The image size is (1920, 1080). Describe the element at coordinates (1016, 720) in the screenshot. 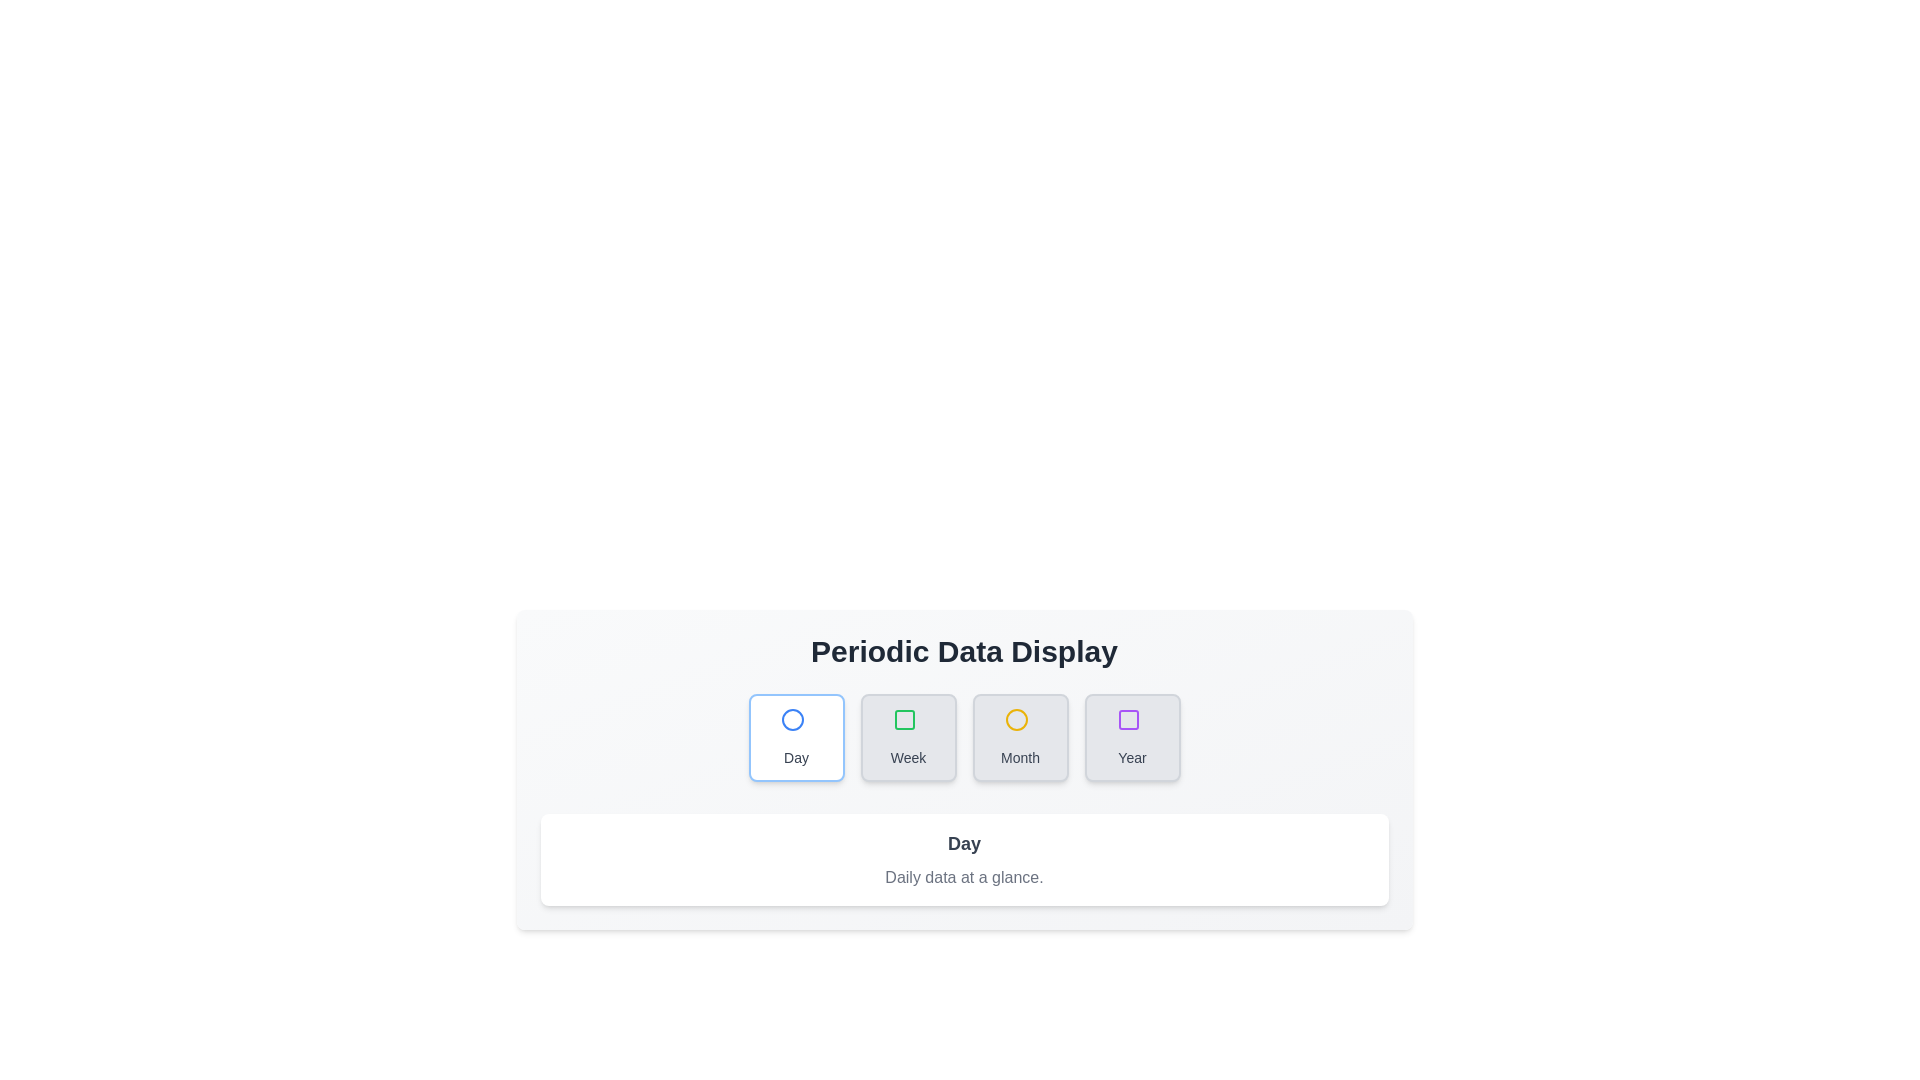

I see `the circular icon with a yellow border labeled 'Month' below the heading 'Periodic Data Display'` at that location.